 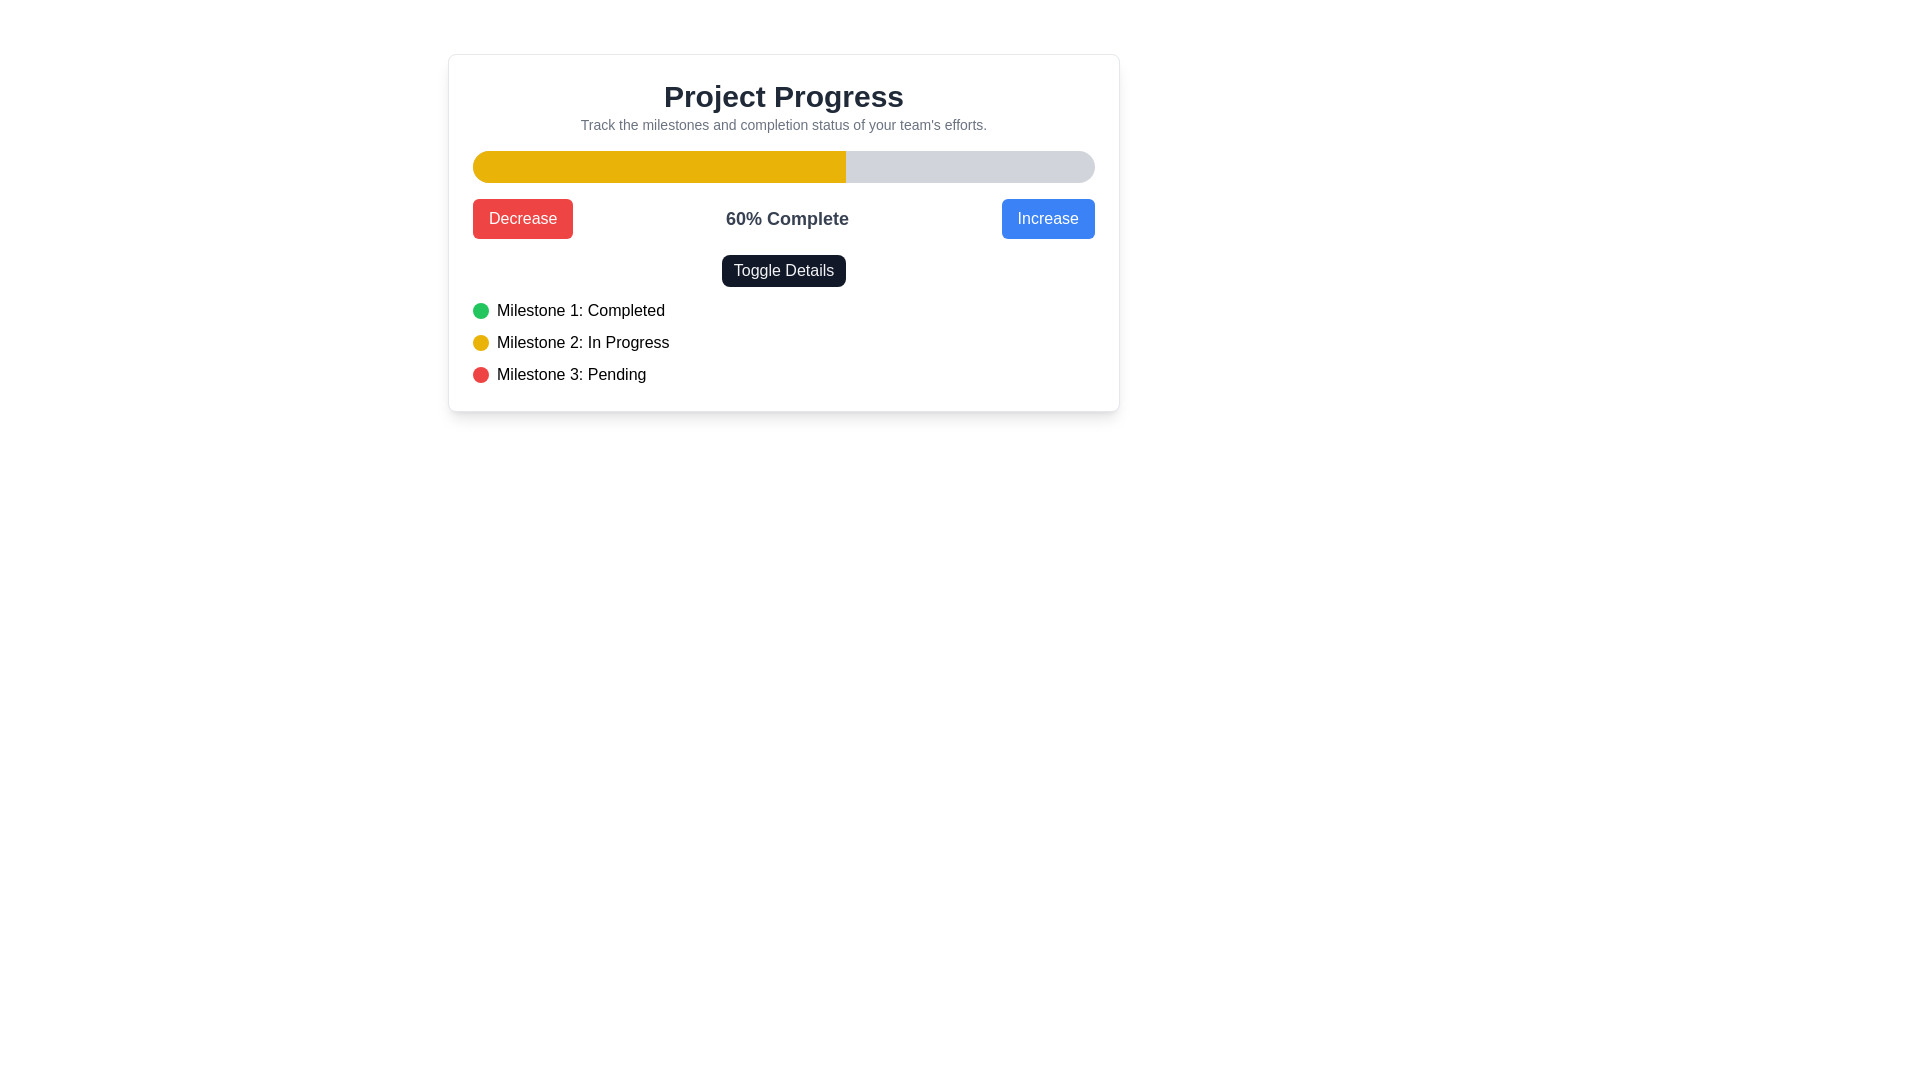 What do you see at coordinates (782, 96) in the screenshot?
I see `heading text 'Project Progress' located at the top of the content area, which is displayed in a bold and large font size, with a dark gray color` at bounding box center [782, 96].